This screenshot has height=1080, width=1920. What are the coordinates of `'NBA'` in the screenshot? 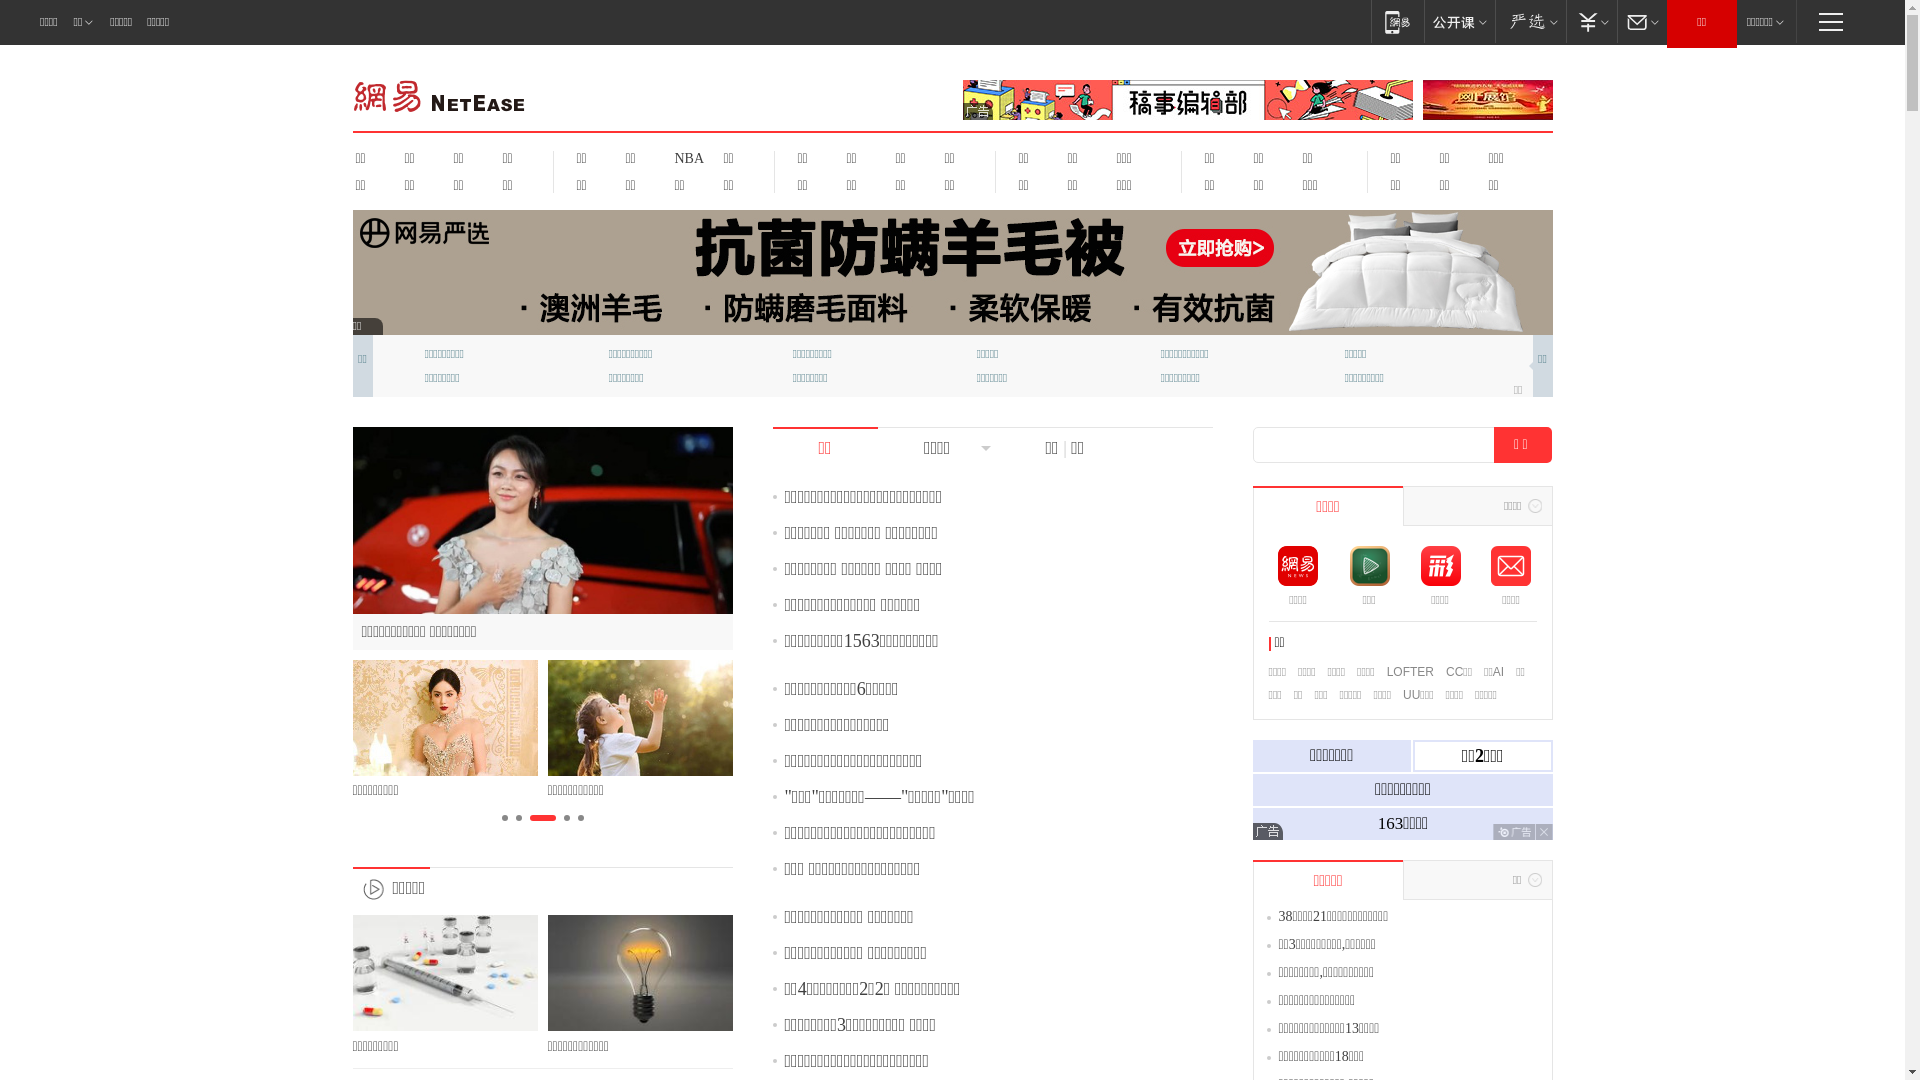 It's located at (686, 157).